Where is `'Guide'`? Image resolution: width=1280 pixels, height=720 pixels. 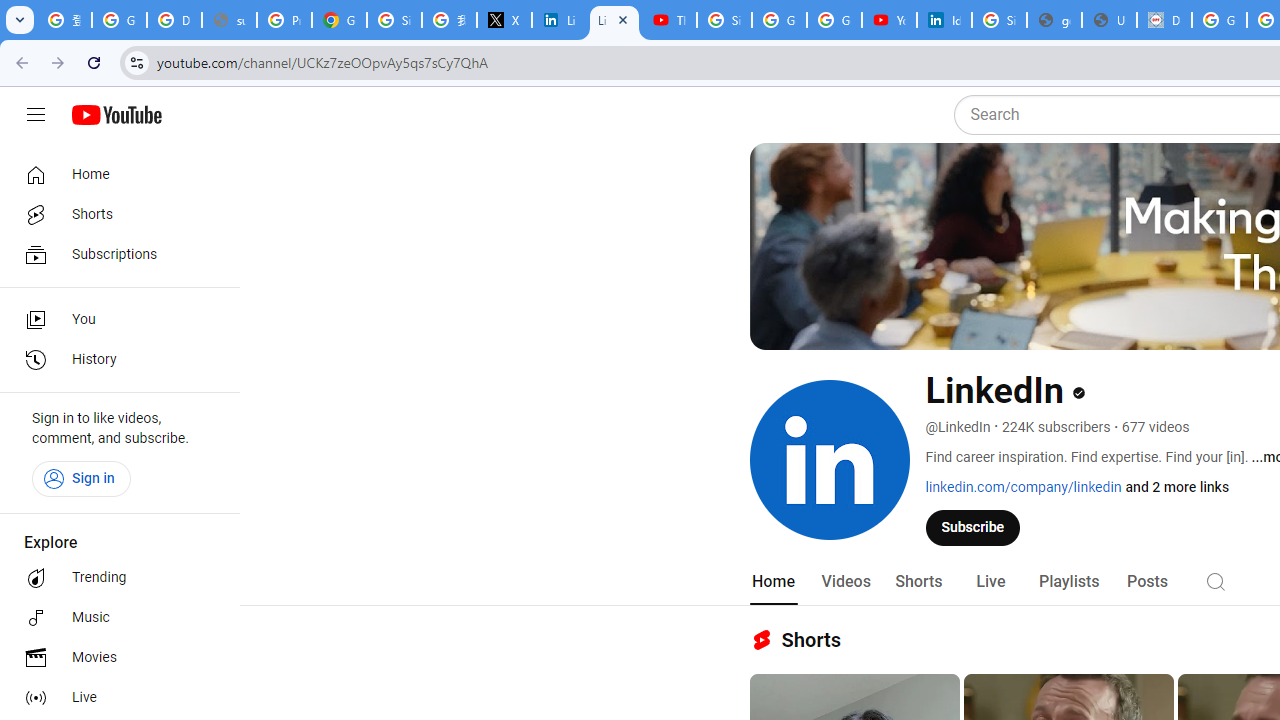
'Guide' is located at coordinates (35, 115).